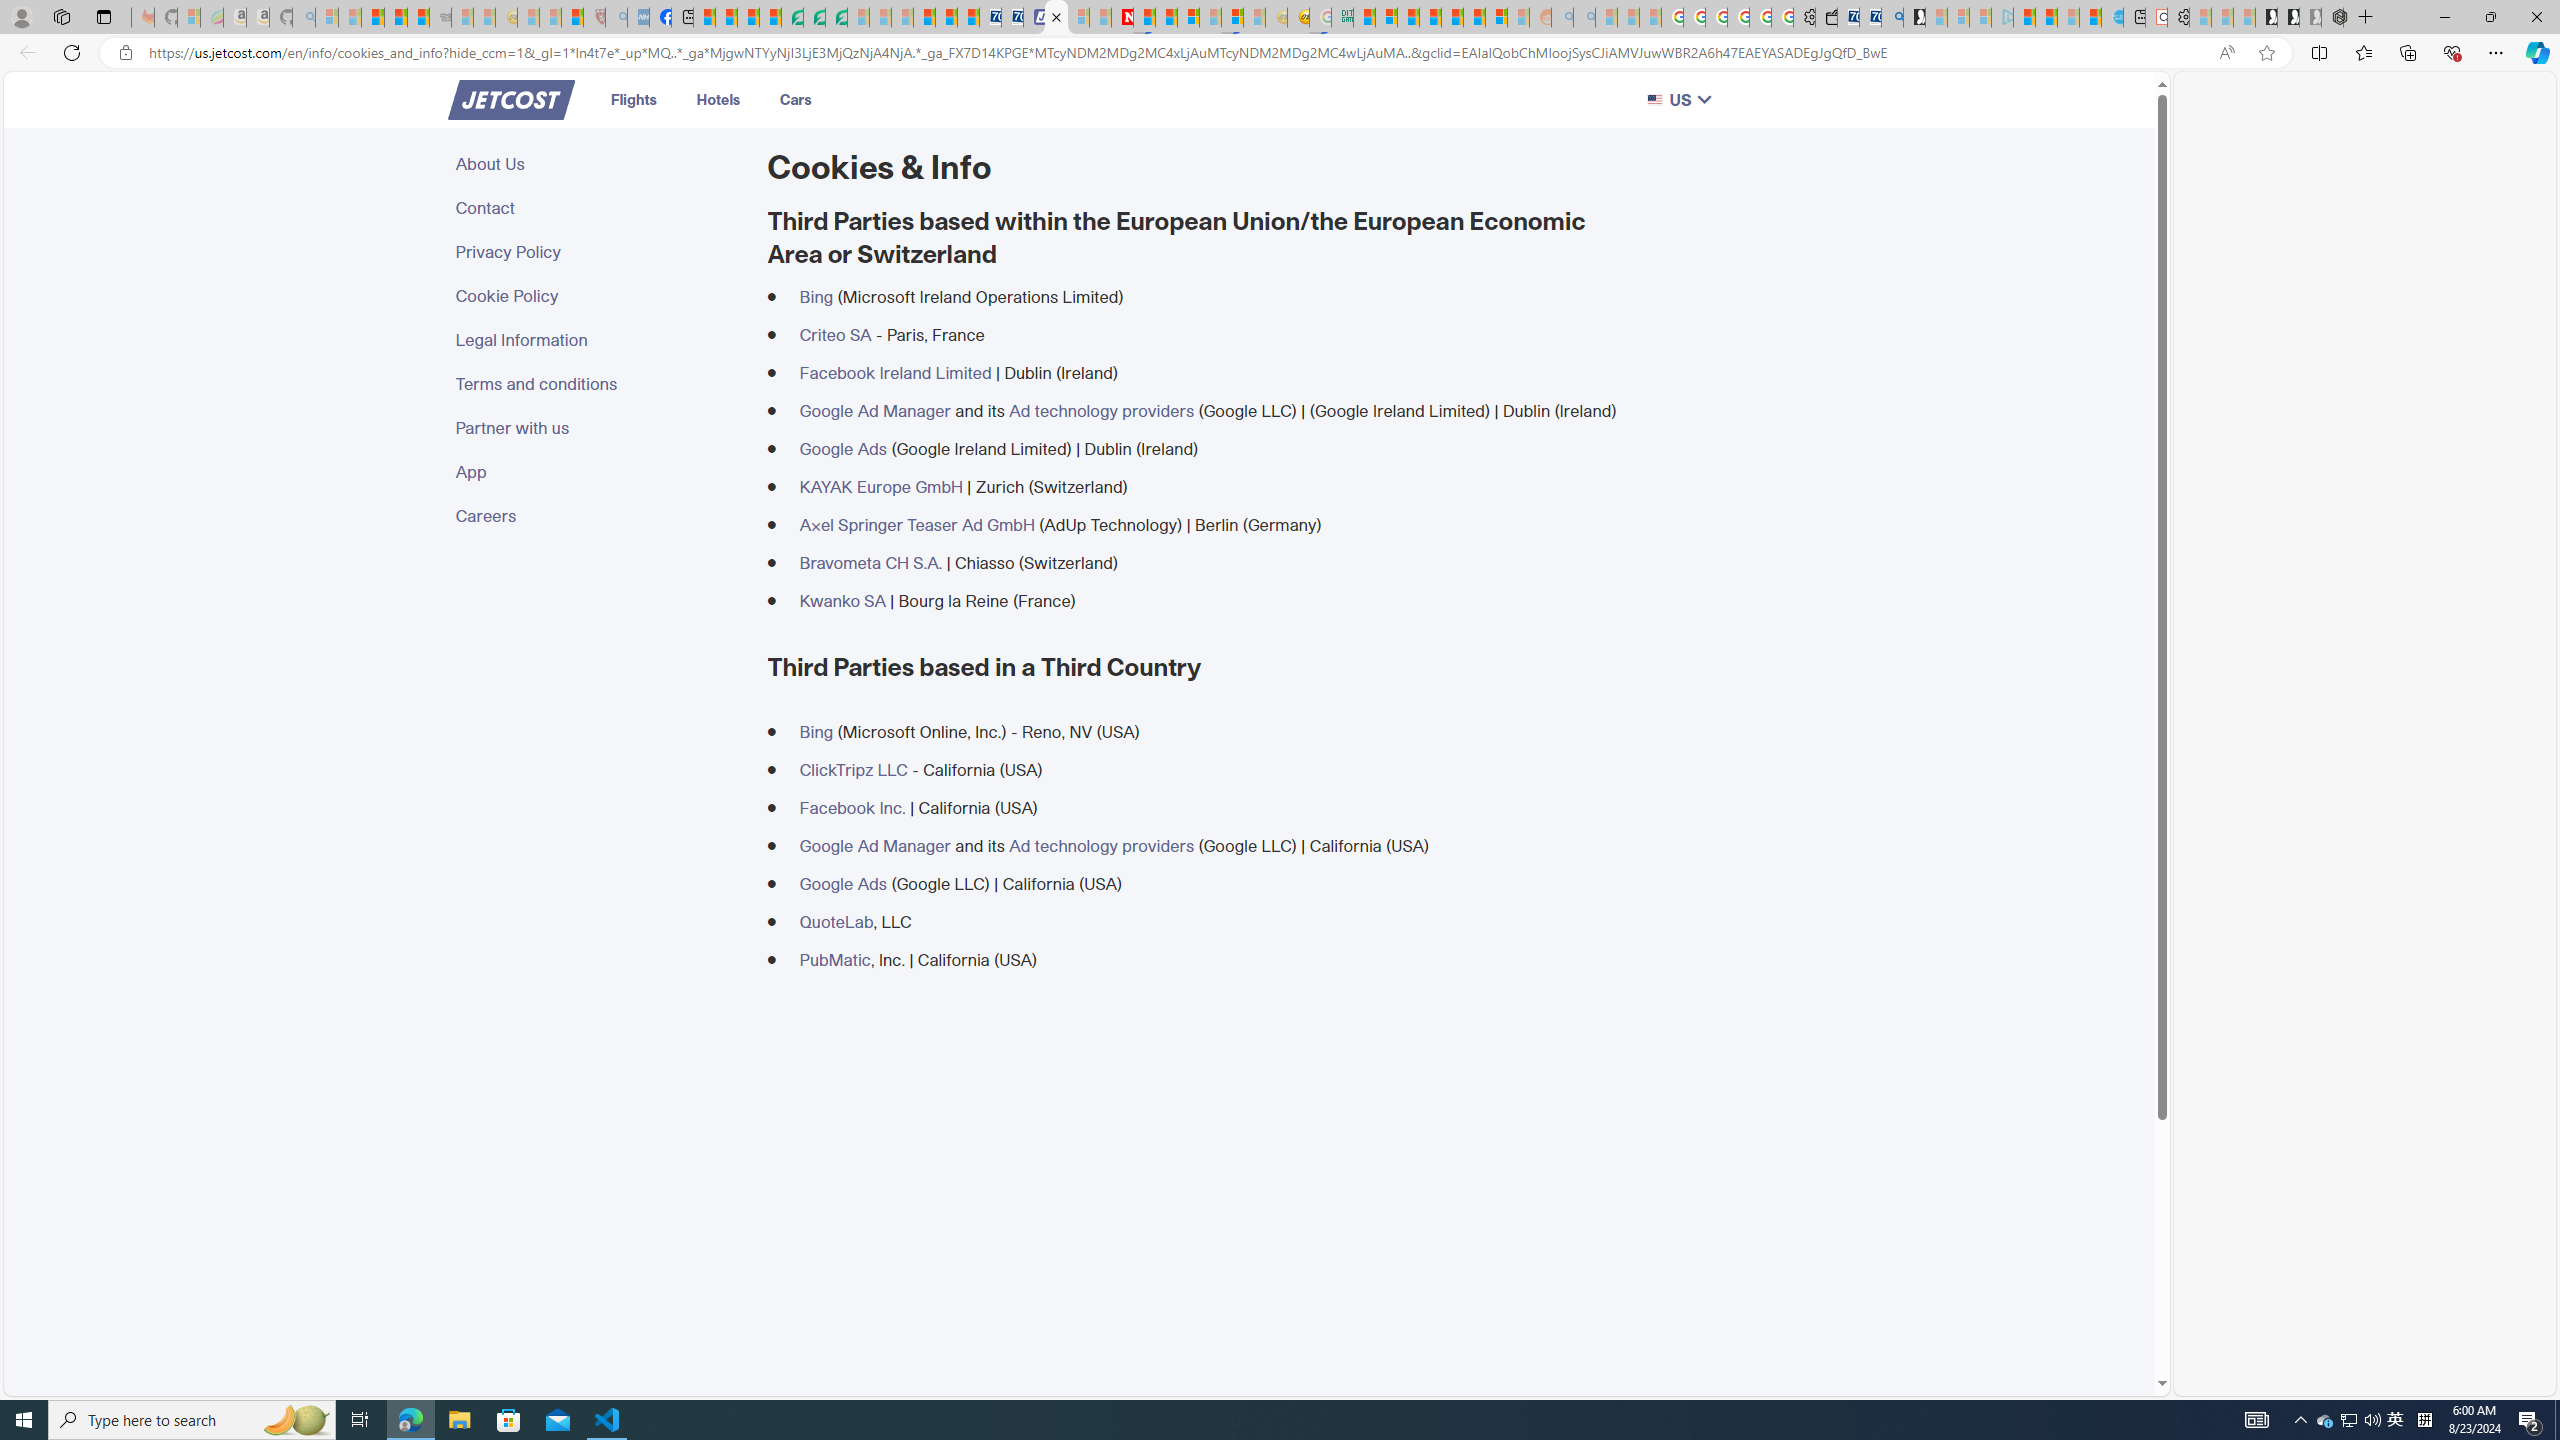 This screenshot has height=1440, width=2560. I want to click on 'Terms of Use Agreement', so click(815, 16).